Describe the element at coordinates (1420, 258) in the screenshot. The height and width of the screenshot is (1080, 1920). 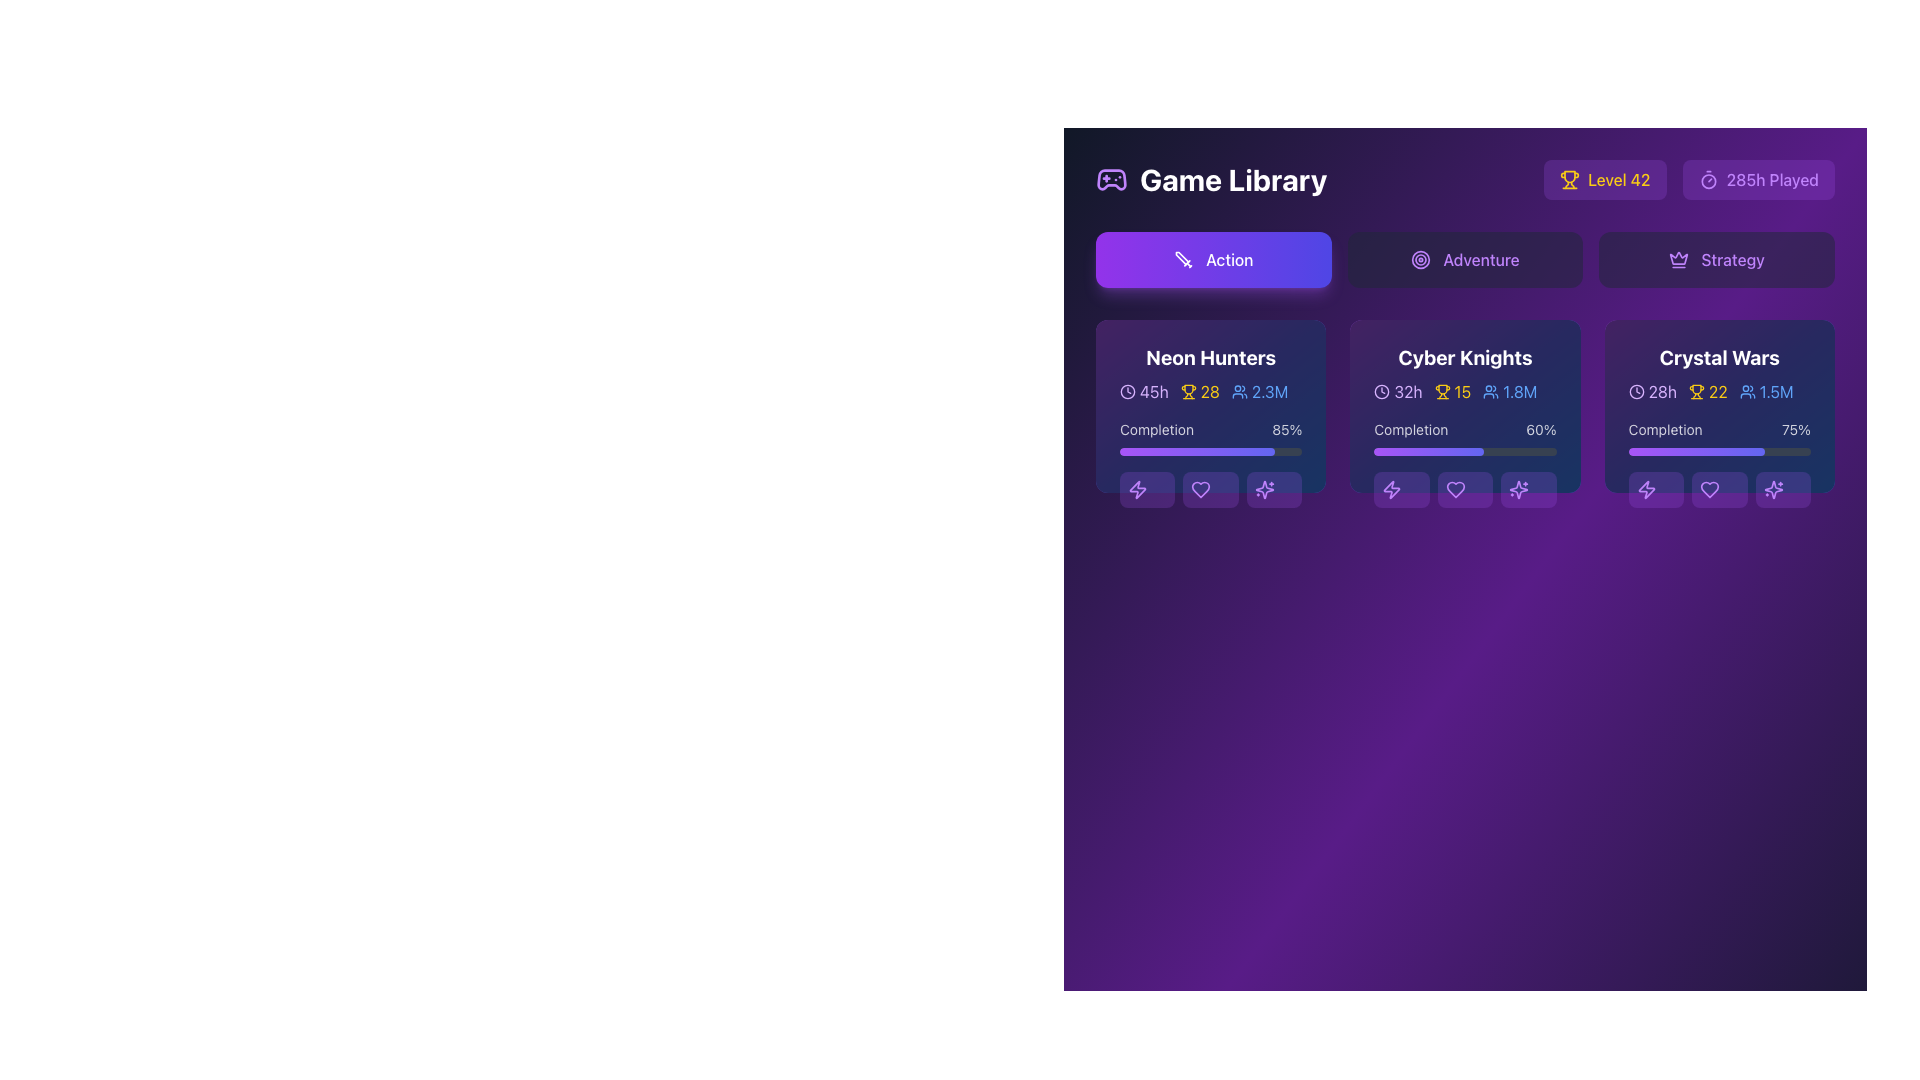
I see `the 'Adventure' category icon, located to the left of the button text 'Adventure' in the Game Library interface, which is positioned between the 'Action' and 'Strategy' buttons` at that location.